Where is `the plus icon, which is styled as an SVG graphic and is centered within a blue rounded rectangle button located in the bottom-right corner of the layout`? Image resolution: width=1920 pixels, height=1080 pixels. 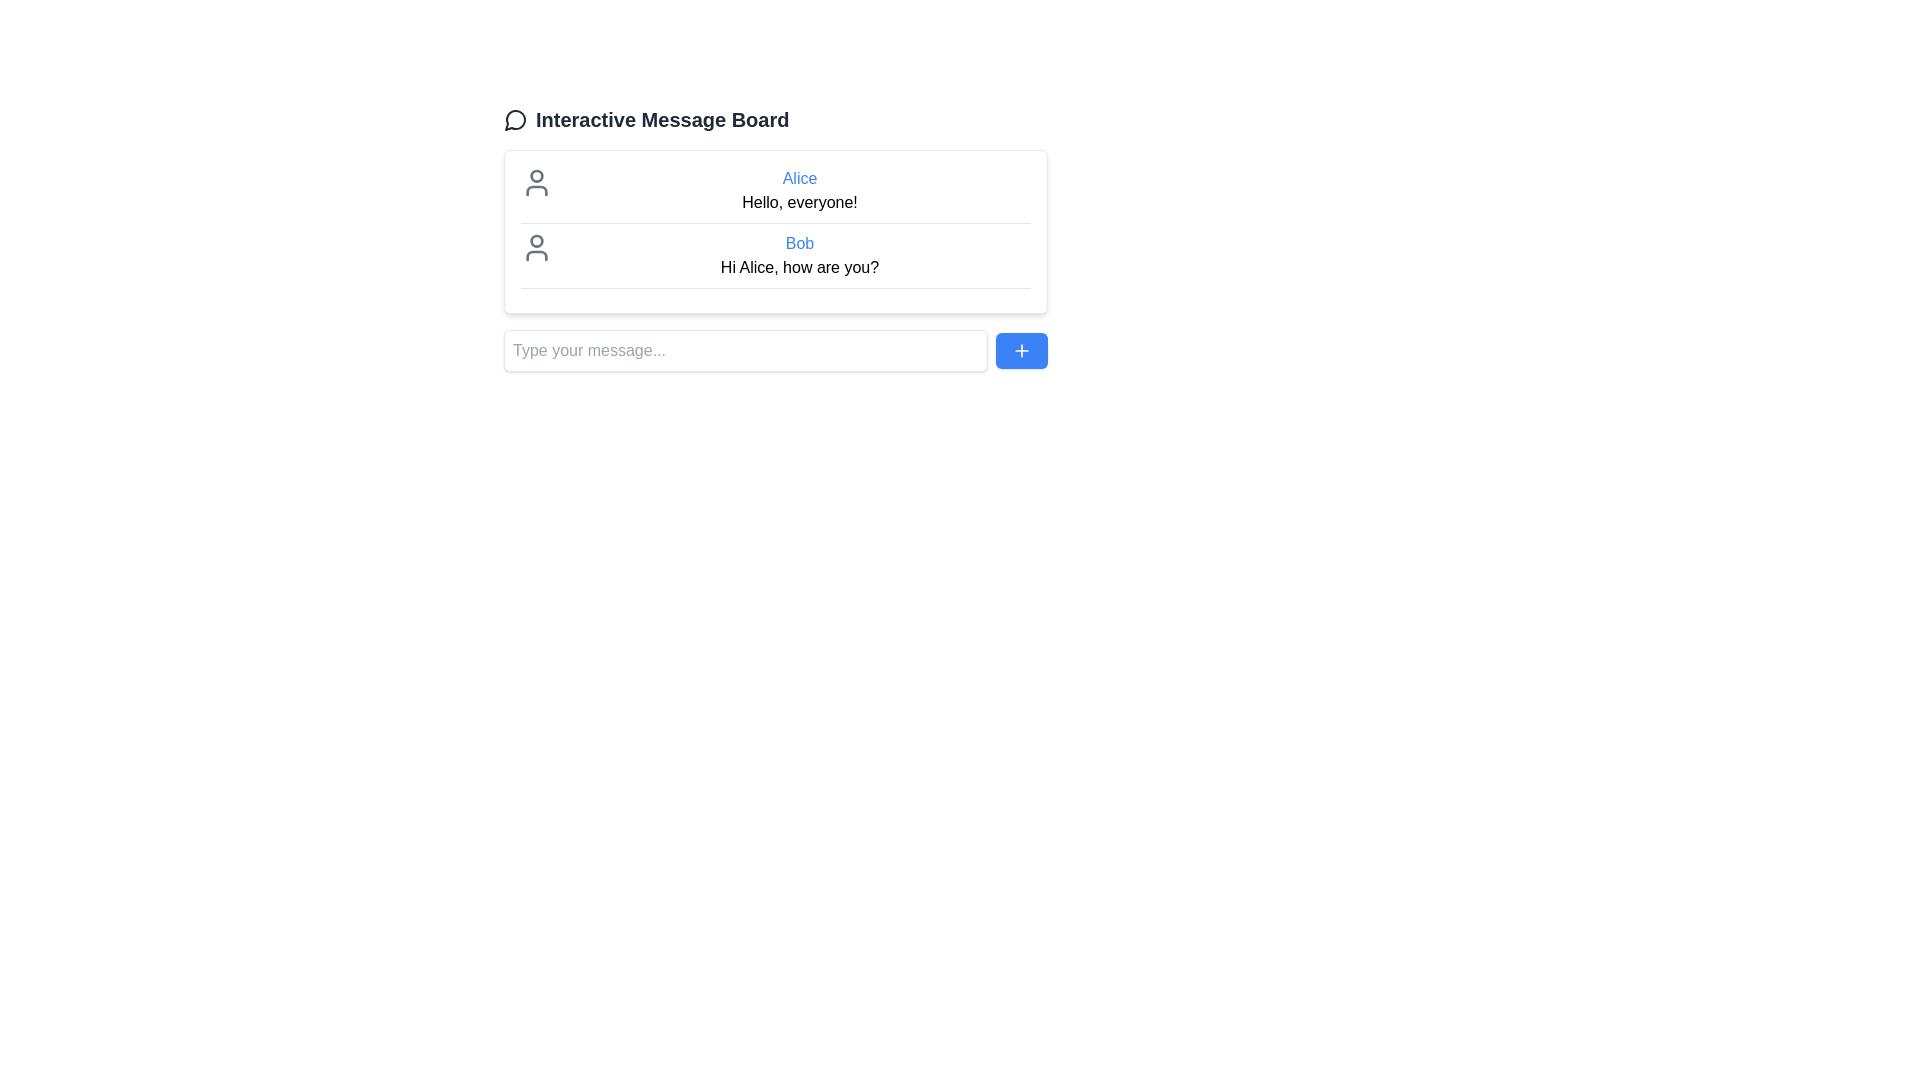 the plus icon, which is styled as an SVG graphic and is centered within a blue rounded rectangle button located in the bottom-right corner of the layout is located at coordinates (1022, 350).